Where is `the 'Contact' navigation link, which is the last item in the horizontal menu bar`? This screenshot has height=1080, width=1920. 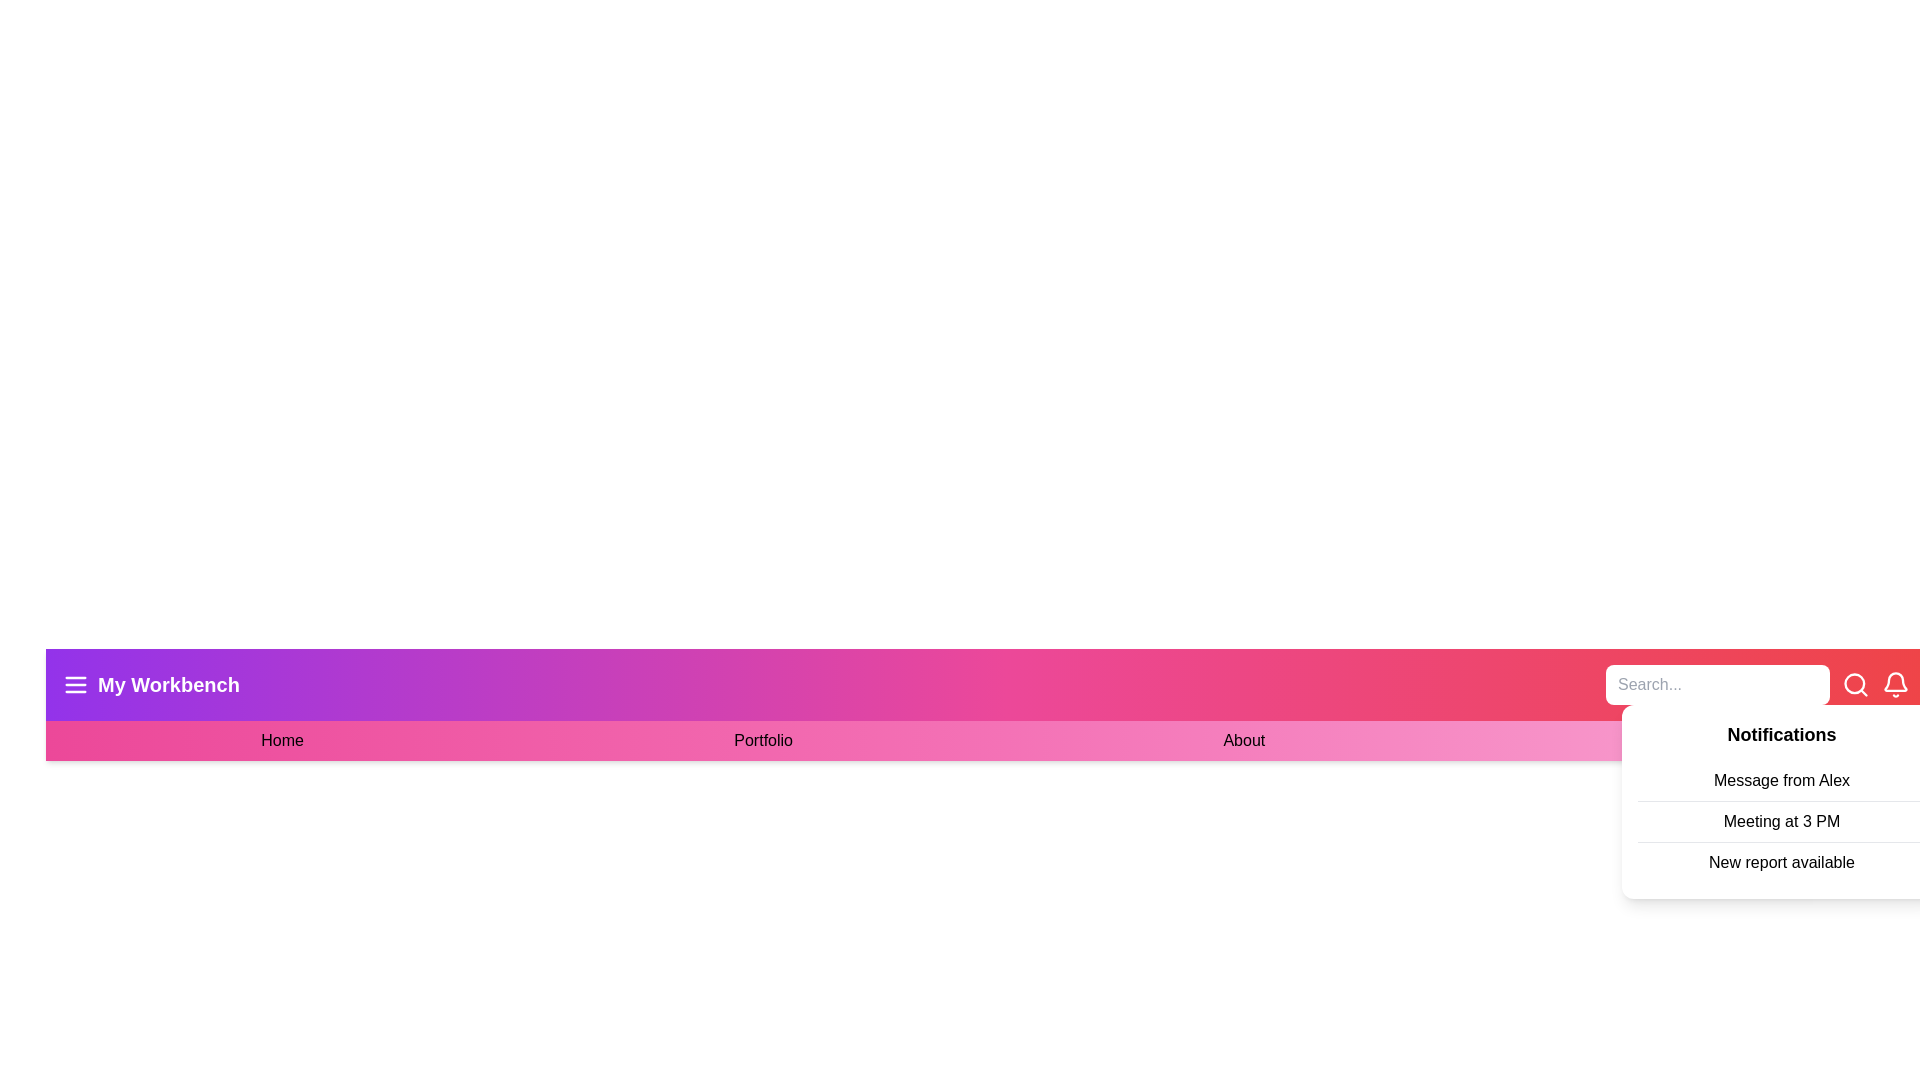
the 'Contact' navigation link, which is the last item in the horizontal menu bar is located at coordinates (1722, 740).